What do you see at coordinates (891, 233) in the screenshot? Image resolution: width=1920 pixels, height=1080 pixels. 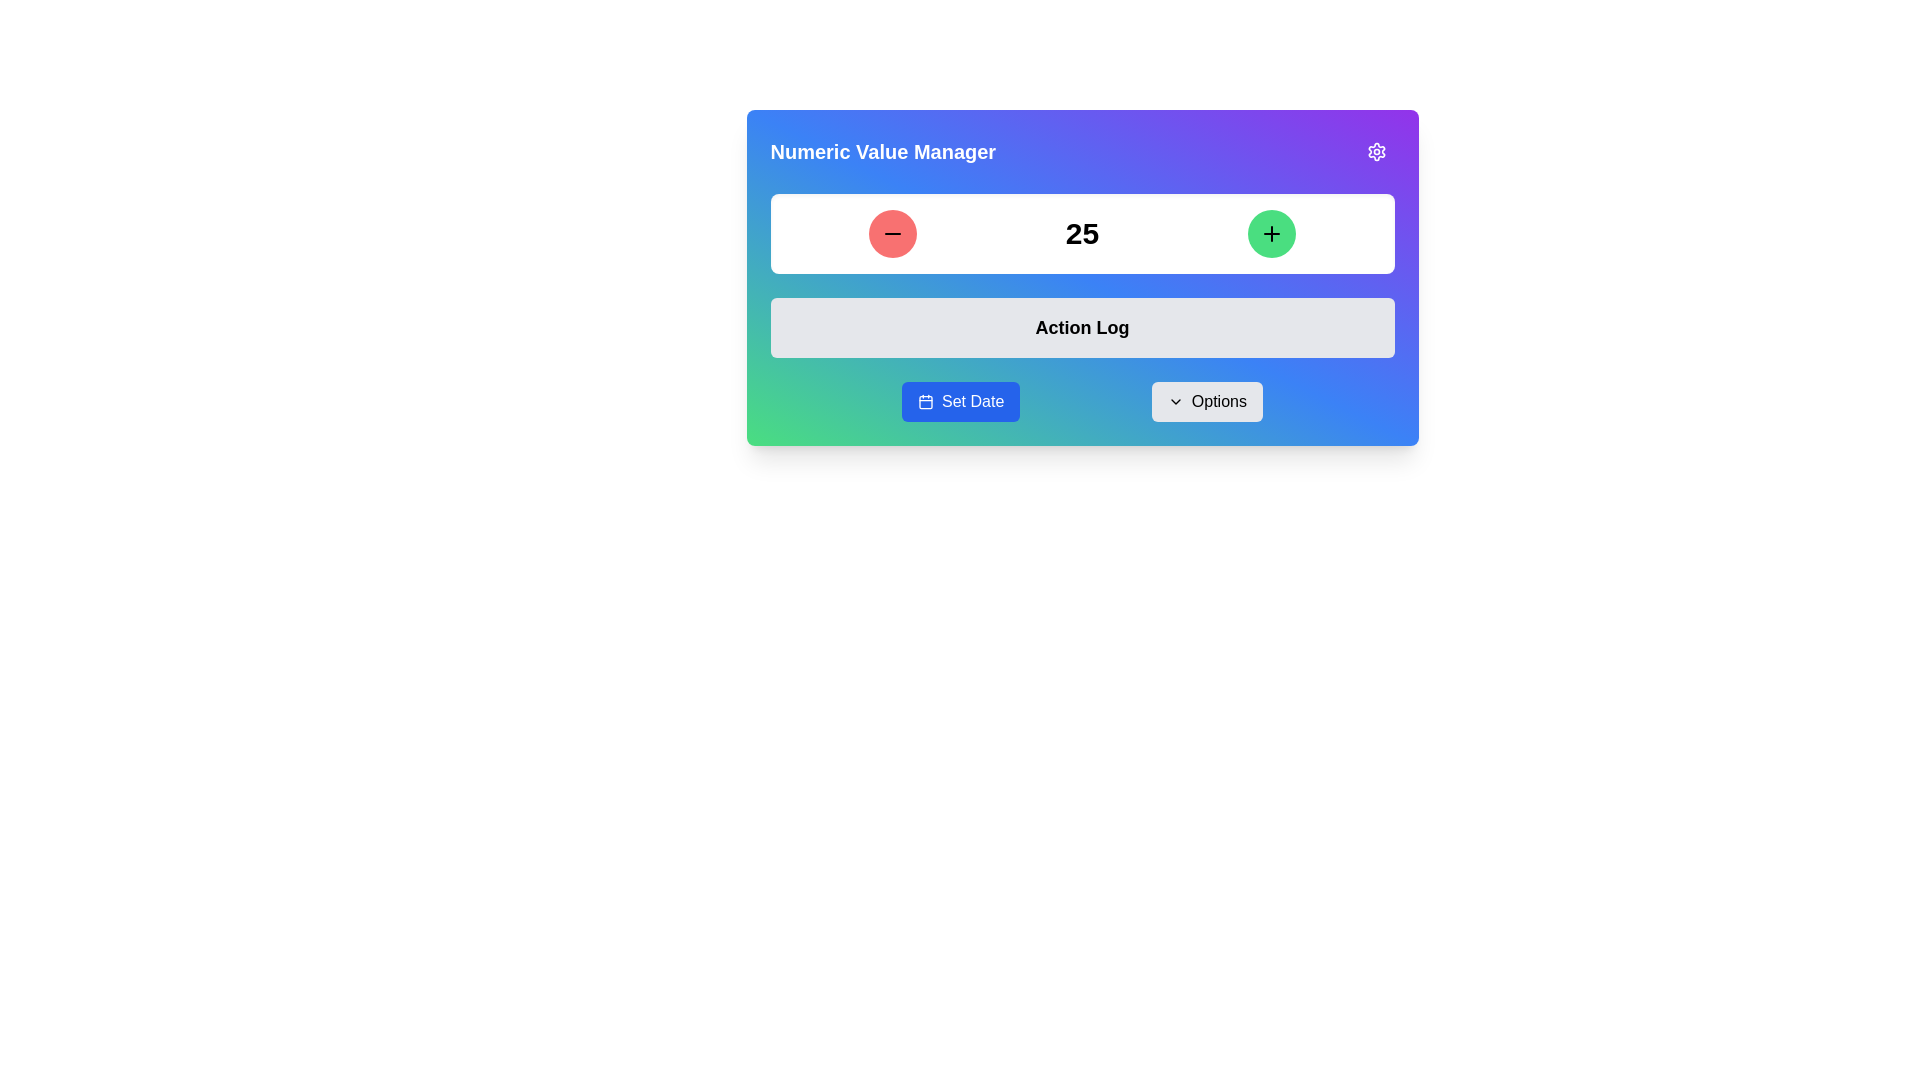 I see `the black horizontal line button with a red circular background, located to the left of the numeric value display ('25'), to decrement the numeric value` at bounding box center [891, 233].